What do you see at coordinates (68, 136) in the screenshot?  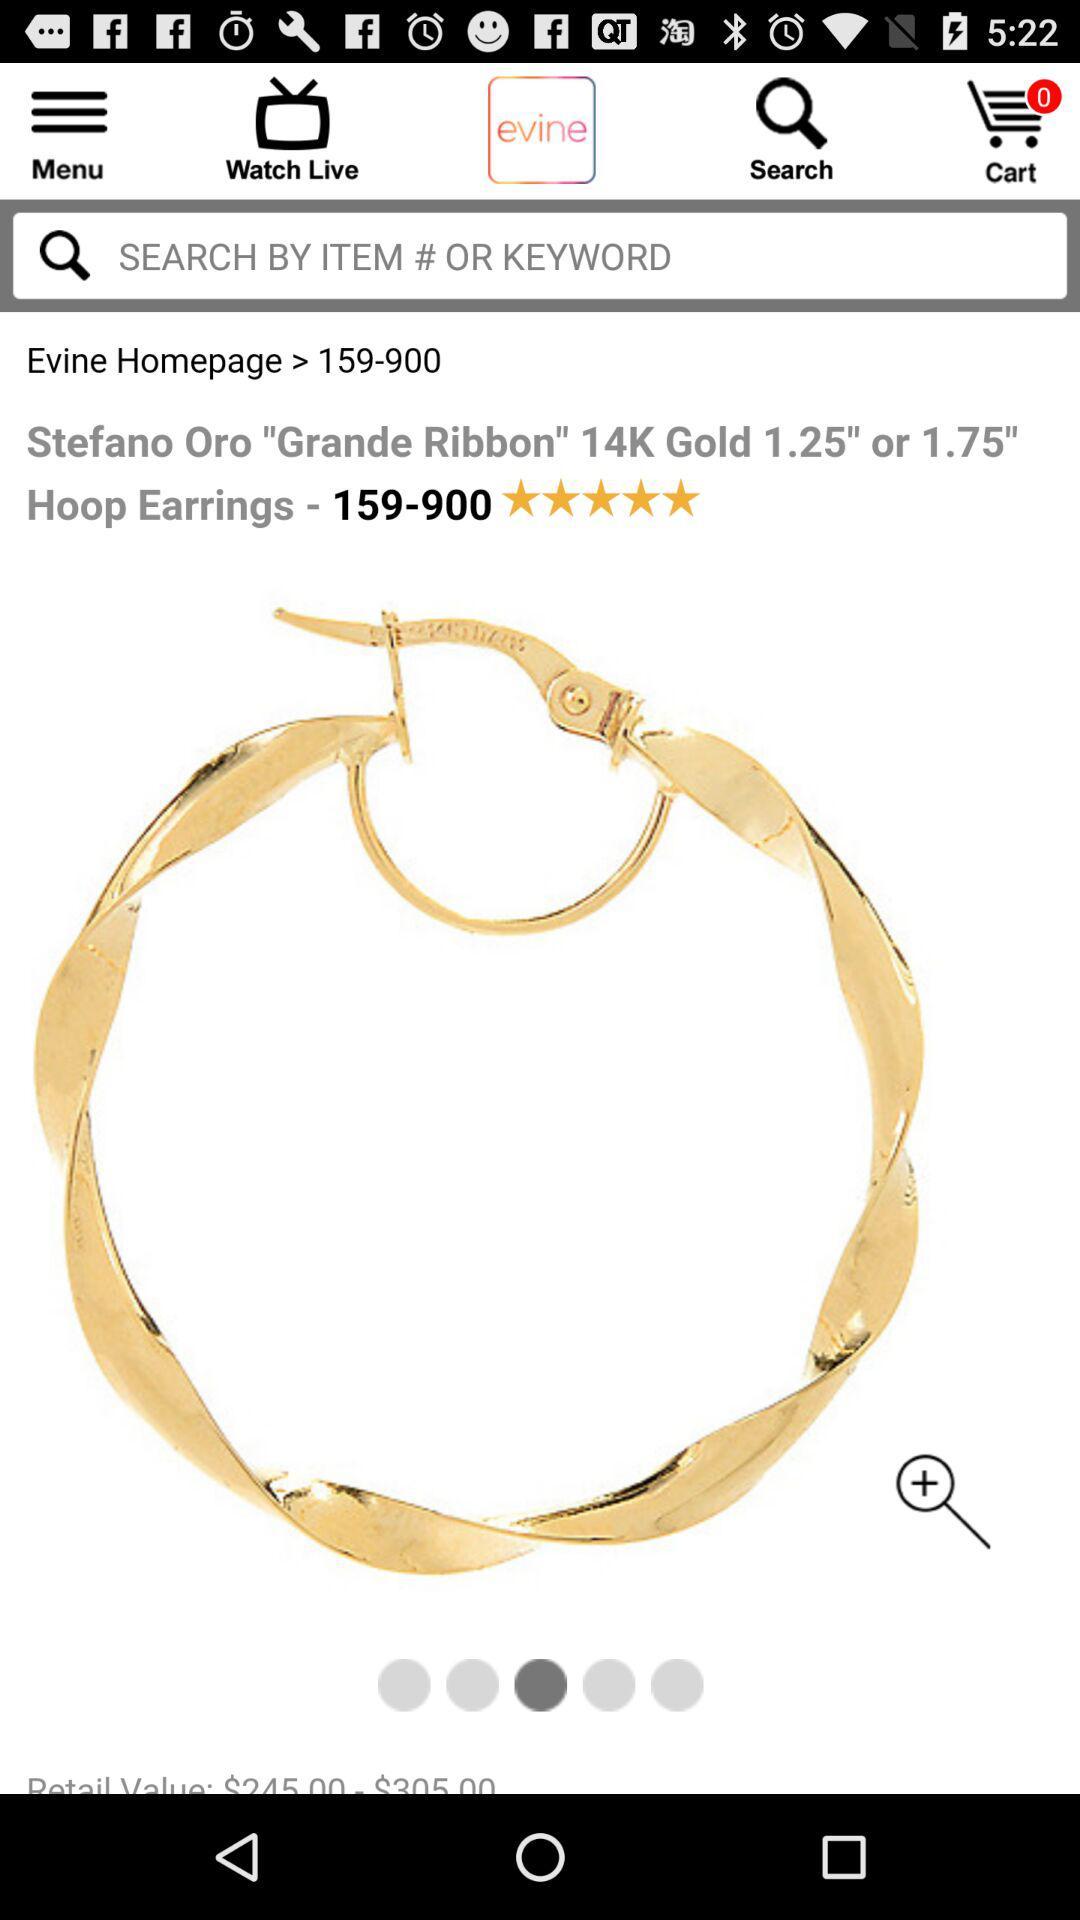 I see `the menu icon` at bounding box center [68, 136].